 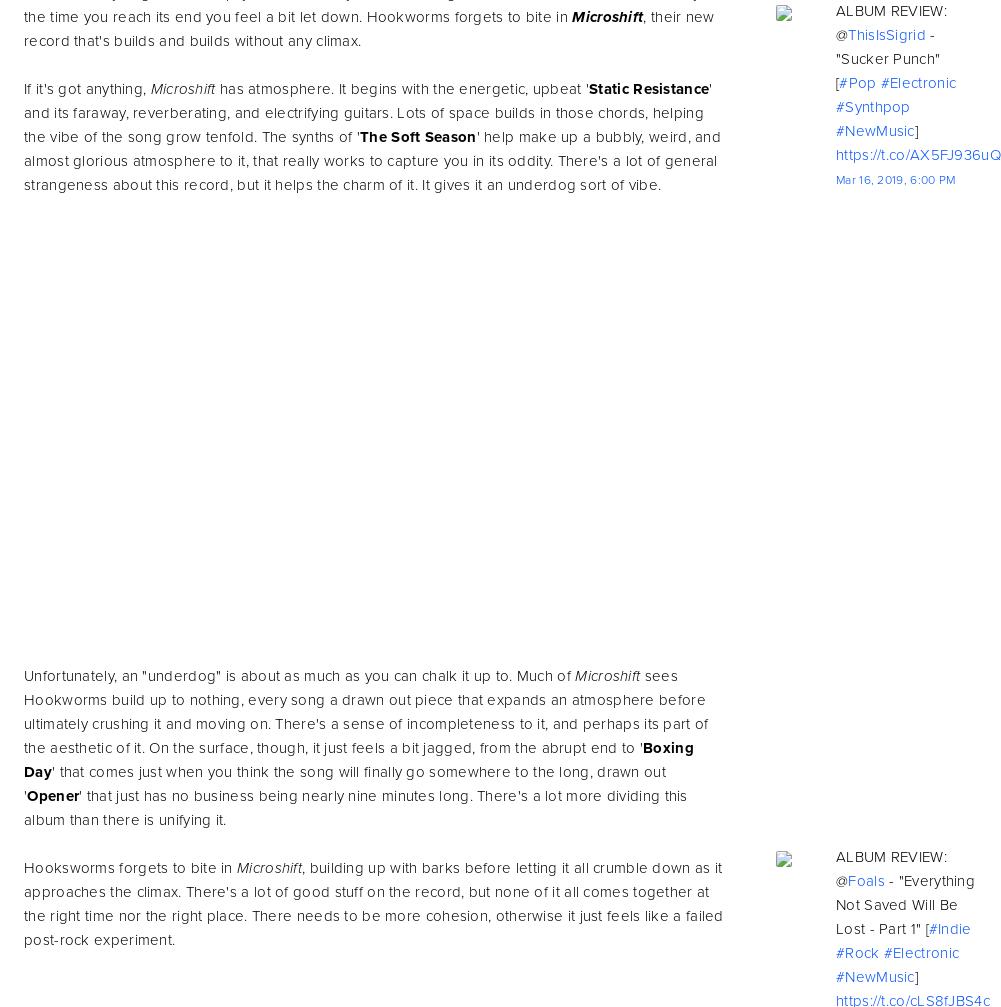 I want to click on 'If it's got anything,', so click(x=85, y=88).